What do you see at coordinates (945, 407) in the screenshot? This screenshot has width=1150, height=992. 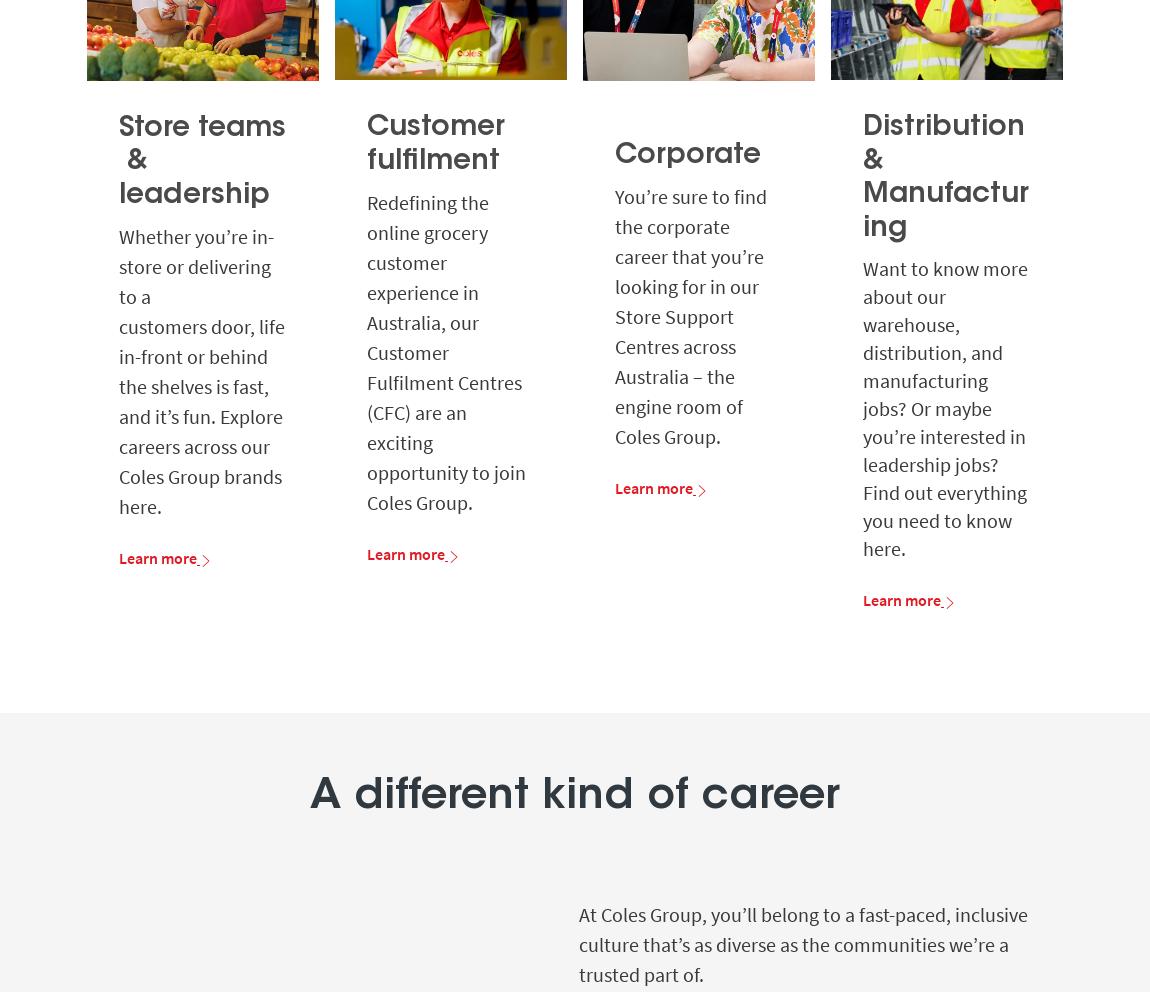 I see `'Want to know more about our warehouse, distribution, and manufacturing jobs? Or maybe you’re interested in leadership jobs? Find out everything you need to know here.'` at bounding box center [945, 407].